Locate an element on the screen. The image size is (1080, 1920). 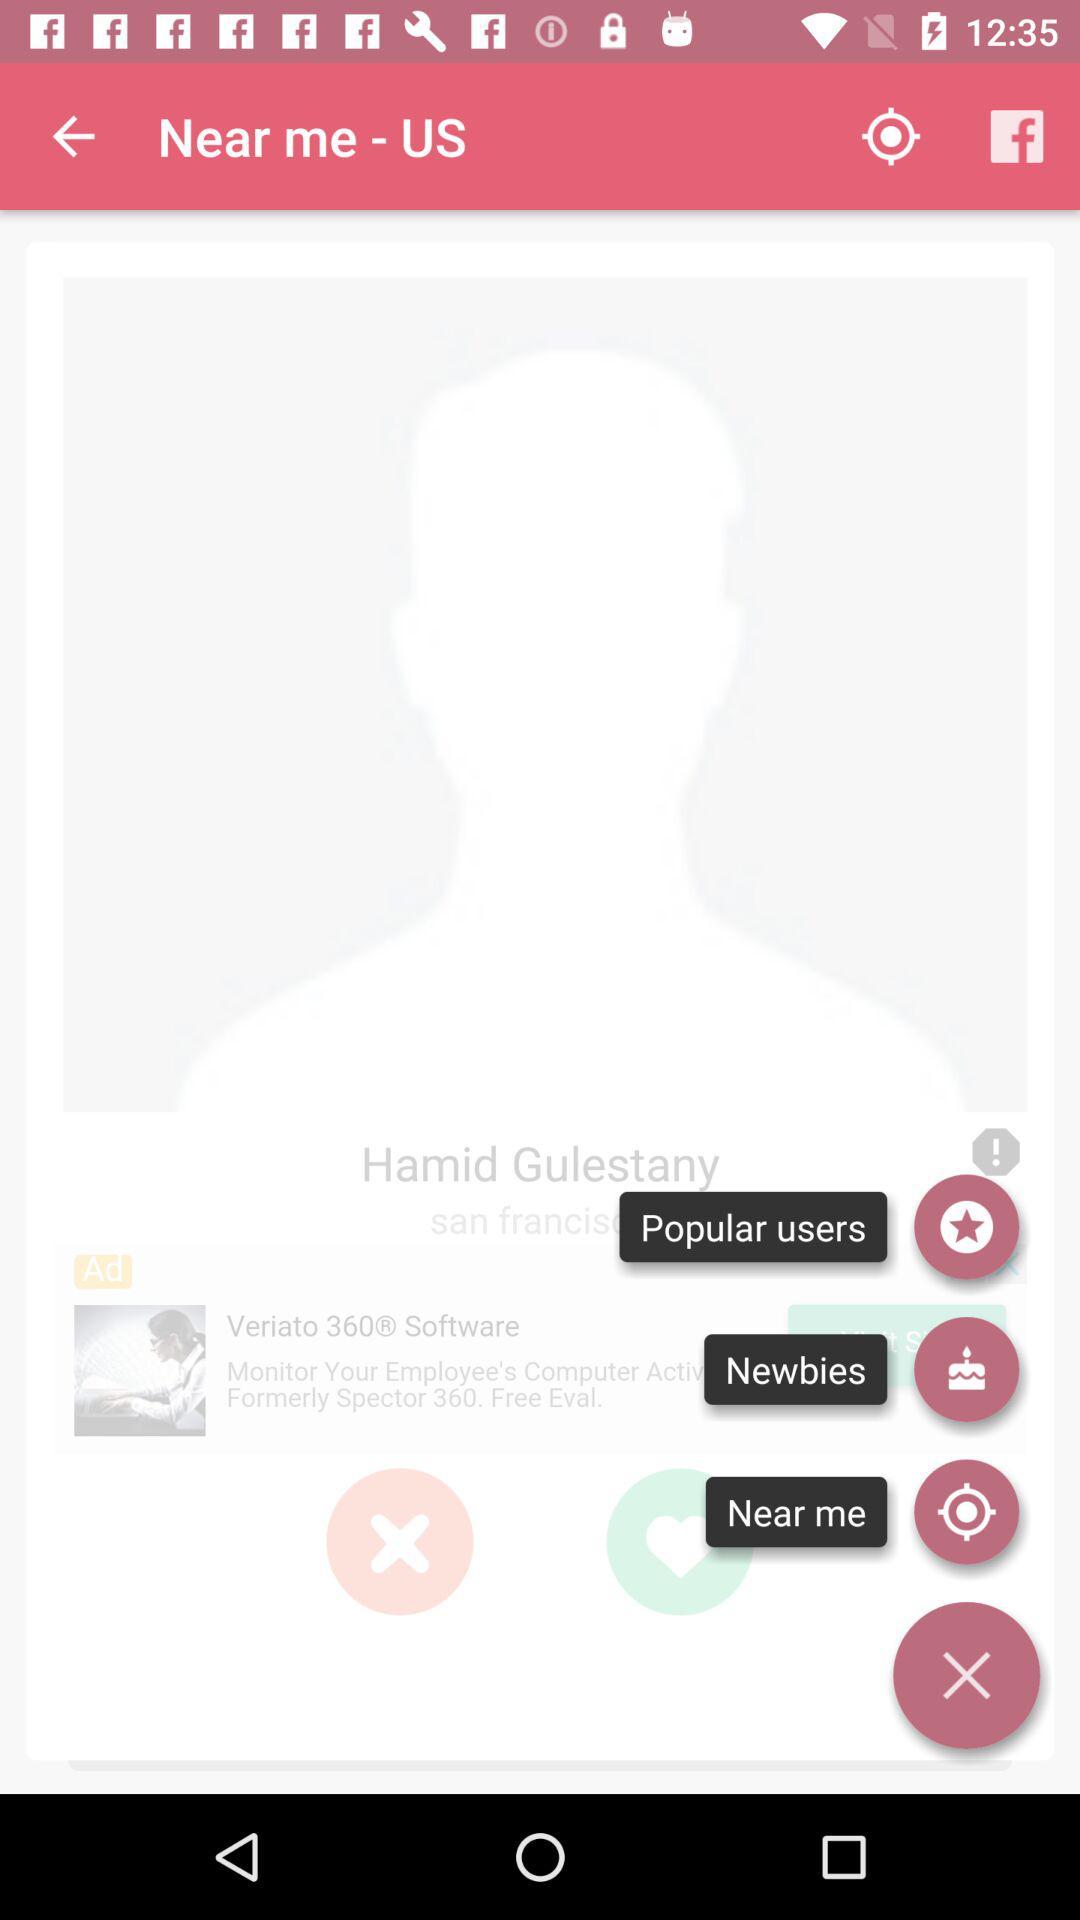
the gift icon is located at coordinates (965, 1368).